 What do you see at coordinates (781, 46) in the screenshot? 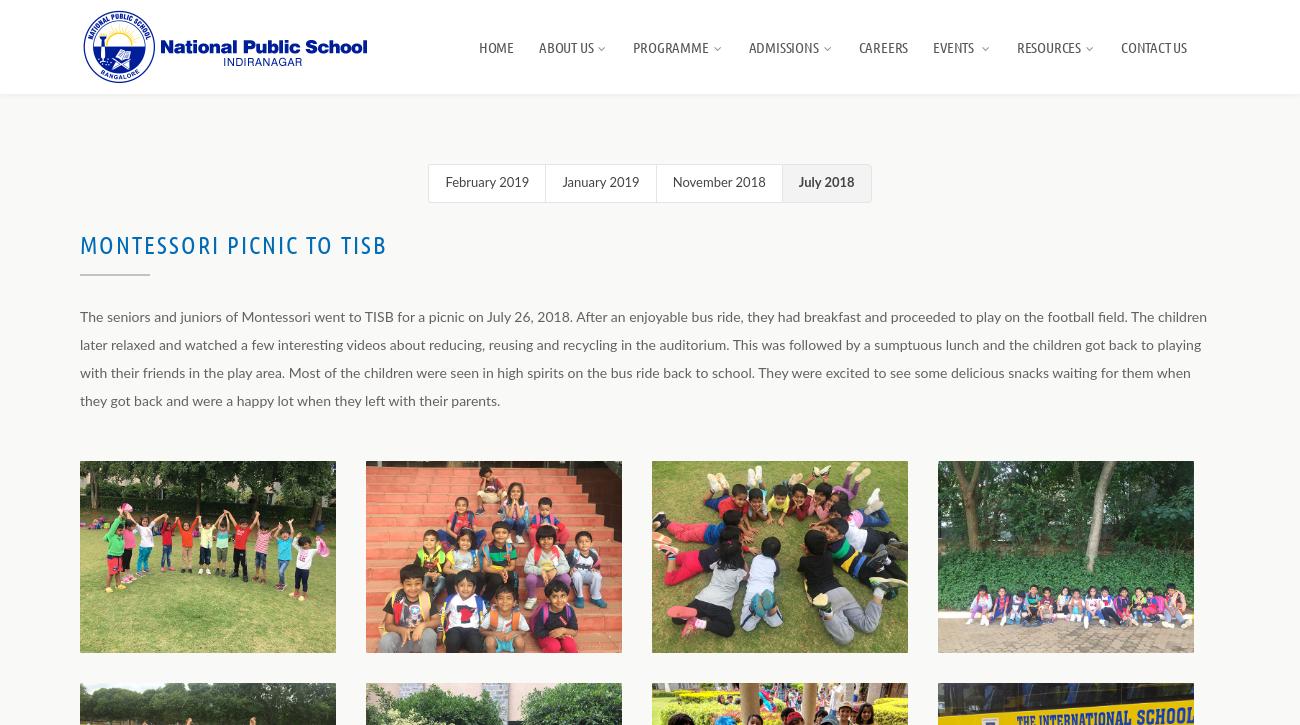
I see `'Admissions'` at bounding box center [781, 46].